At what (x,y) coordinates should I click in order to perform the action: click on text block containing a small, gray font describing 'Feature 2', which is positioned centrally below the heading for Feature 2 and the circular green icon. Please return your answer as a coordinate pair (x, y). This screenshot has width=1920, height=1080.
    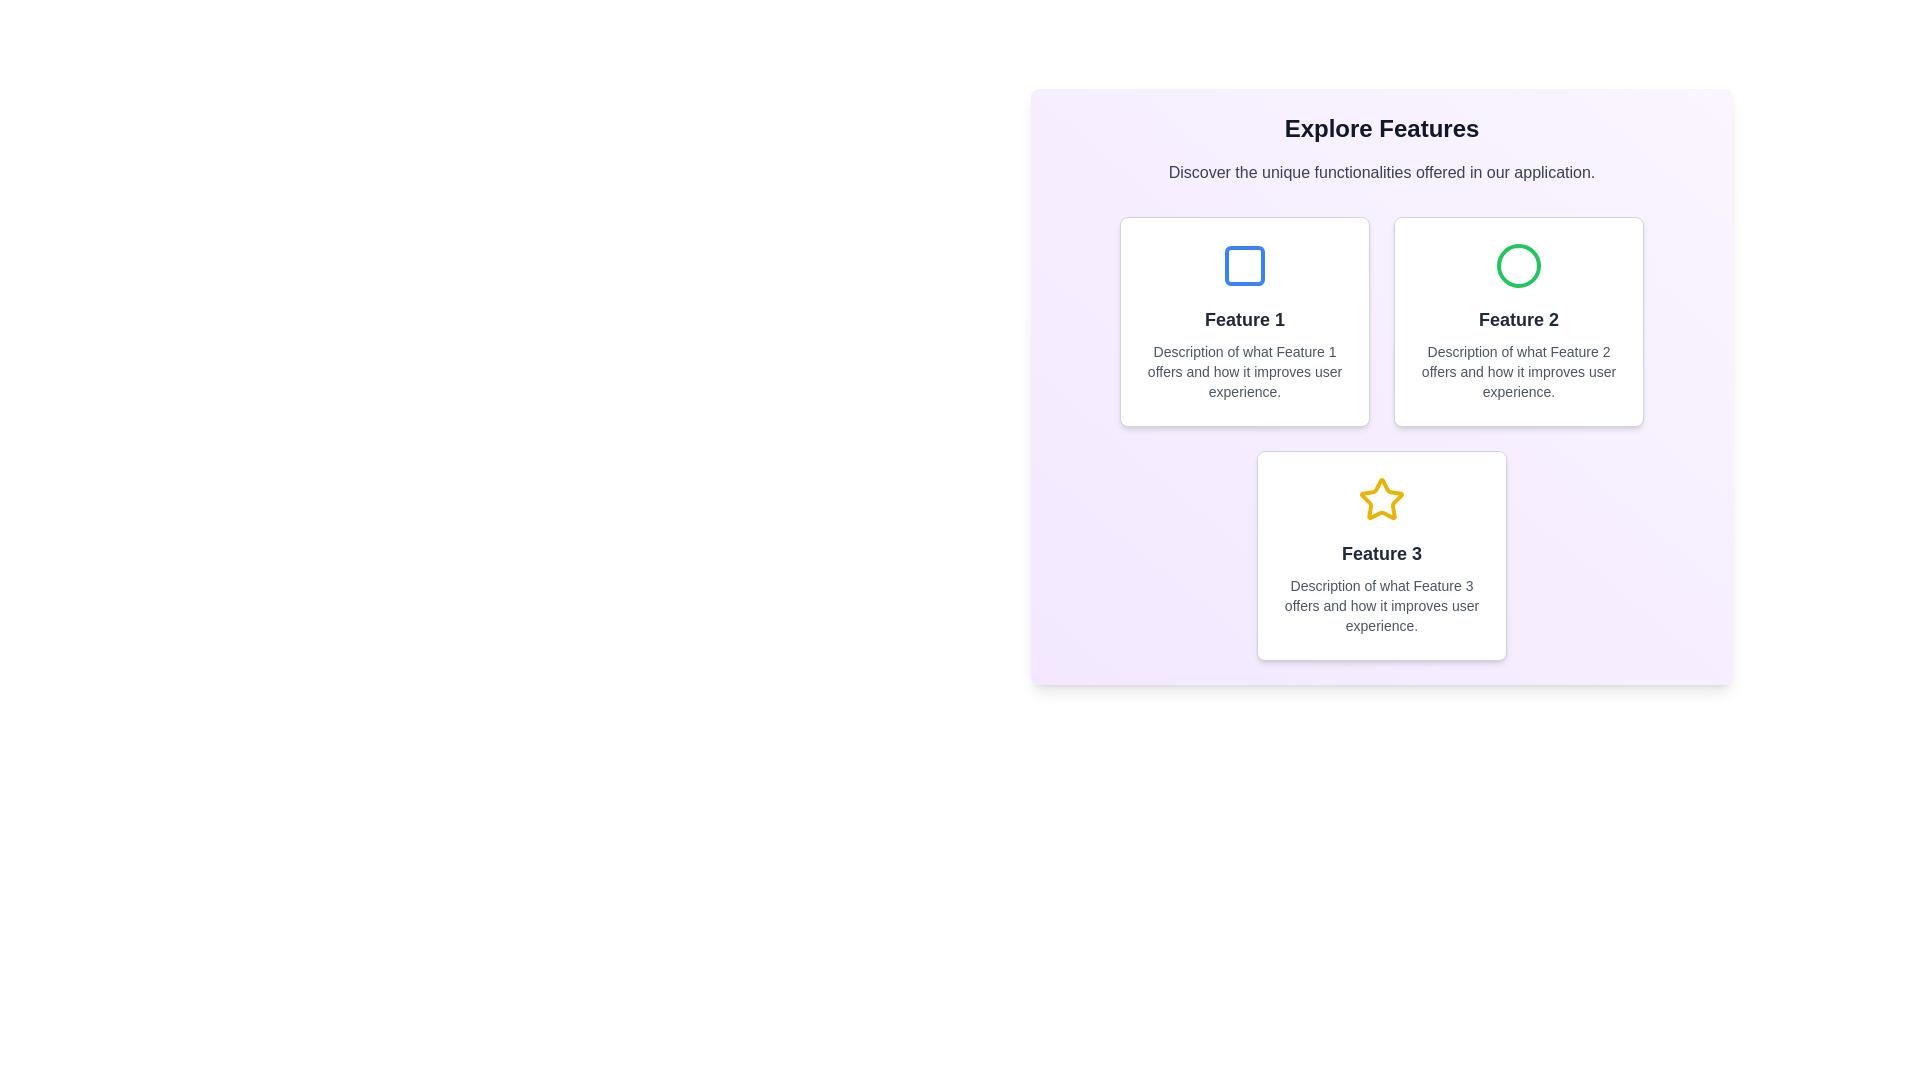
    Looking at the image, I should click on (1518, 371).